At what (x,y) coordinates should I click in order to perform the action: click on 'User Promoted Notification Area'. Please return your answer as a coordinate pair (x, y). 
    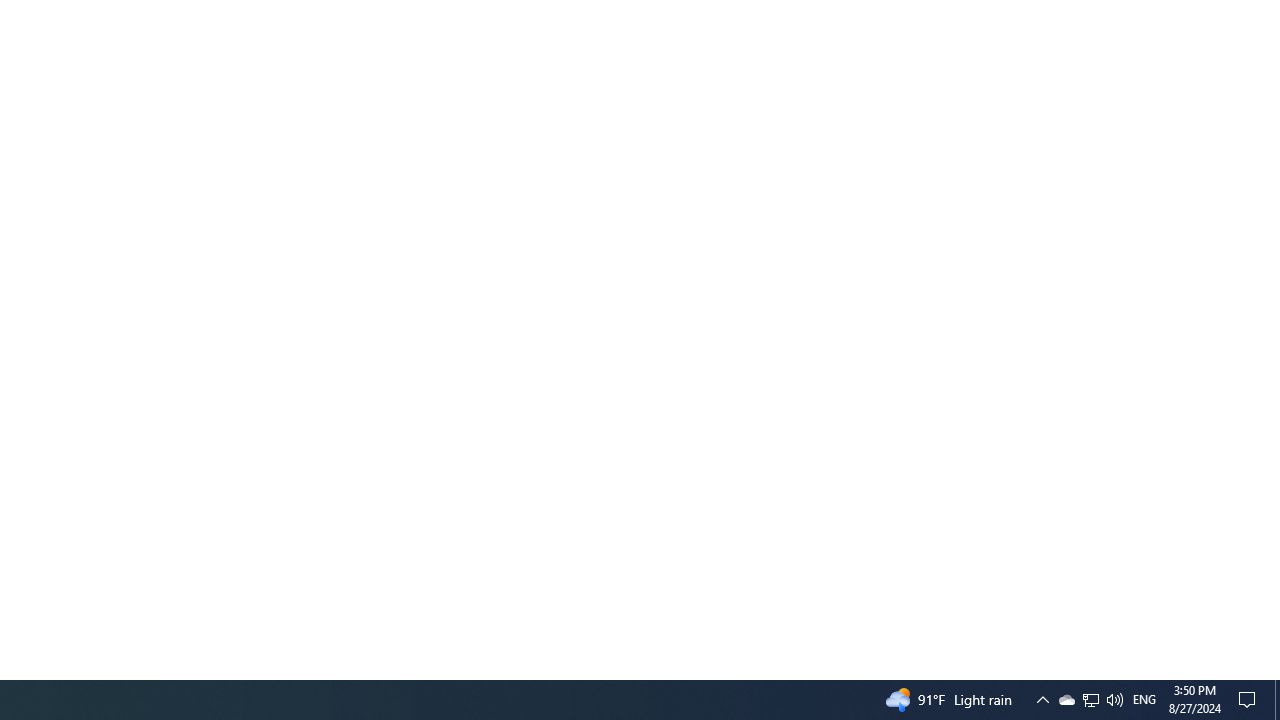
    Looking at the image, I should click on (1089, 698).